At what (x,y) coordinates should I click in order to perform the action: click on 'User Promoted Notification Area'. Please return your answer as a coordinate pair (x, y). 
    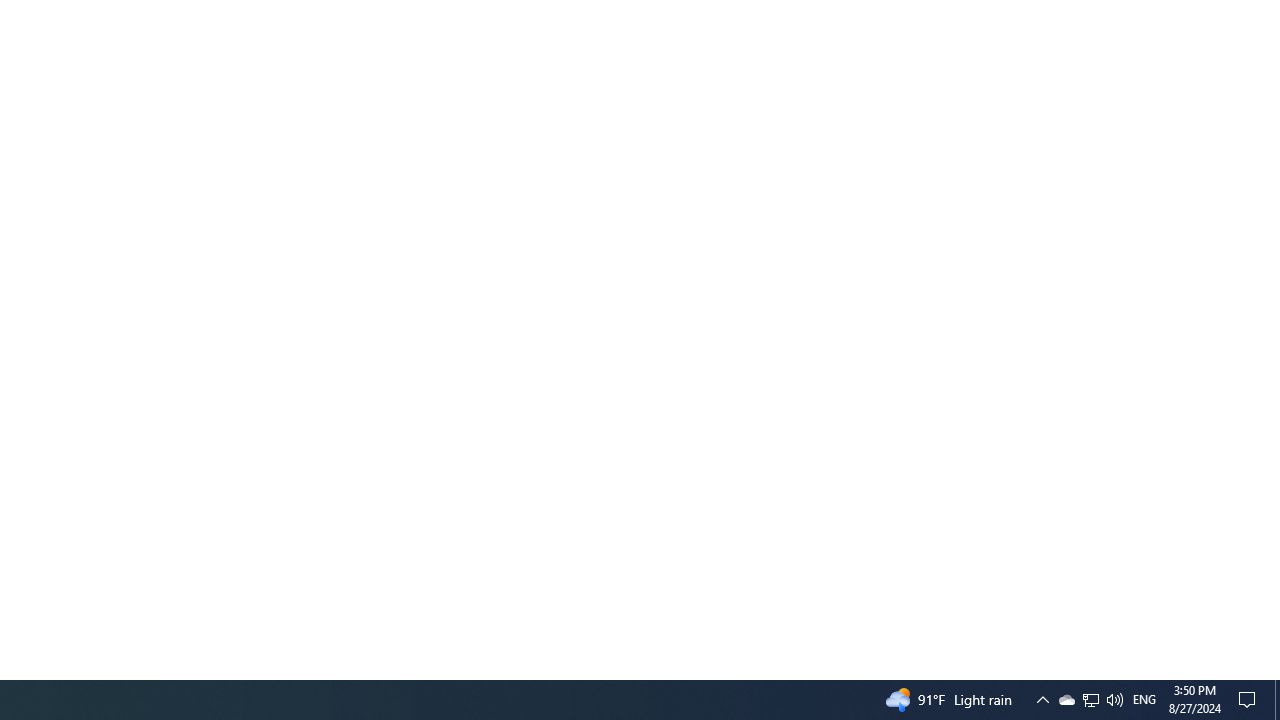
    Looking at the image, I should click on (1089, 698).